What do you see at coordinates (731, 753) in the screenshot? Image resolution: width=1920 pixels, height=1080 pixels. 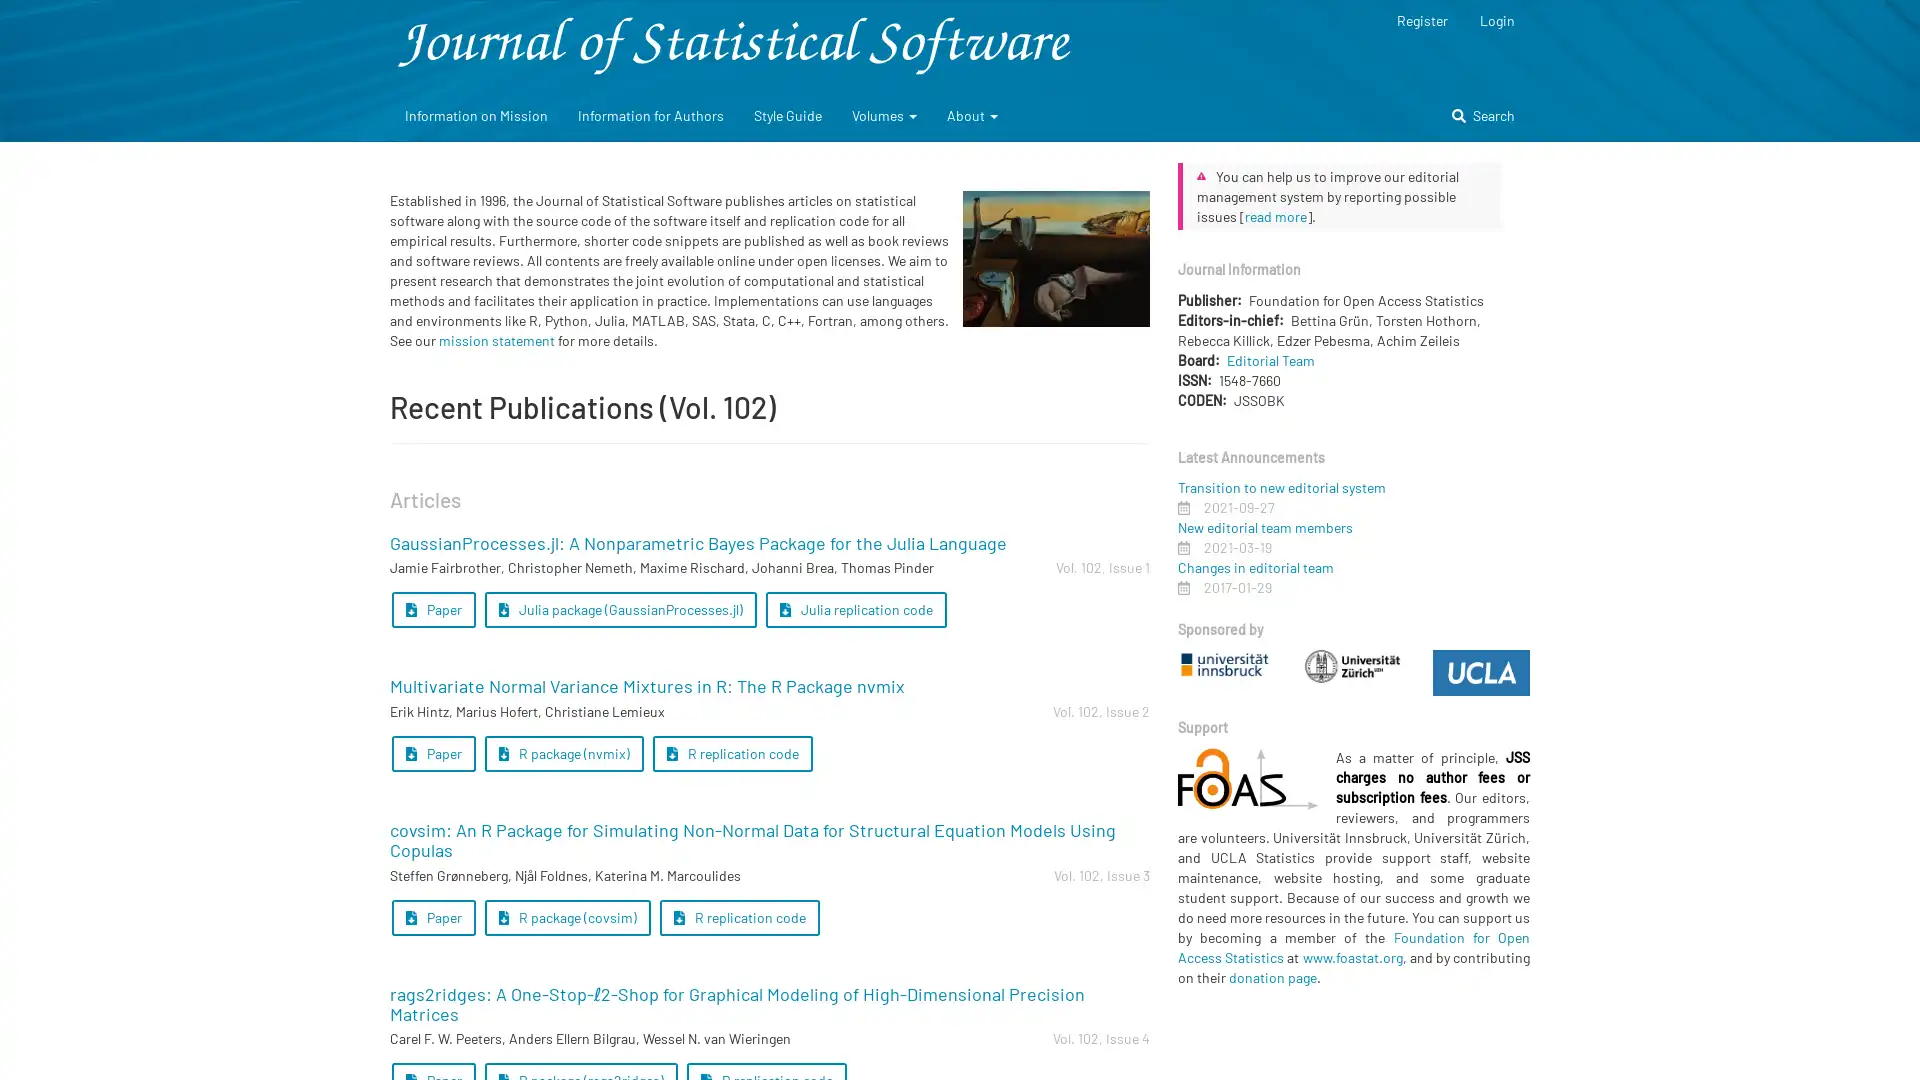 I see `R replication code` at bounding box center [731, 753].